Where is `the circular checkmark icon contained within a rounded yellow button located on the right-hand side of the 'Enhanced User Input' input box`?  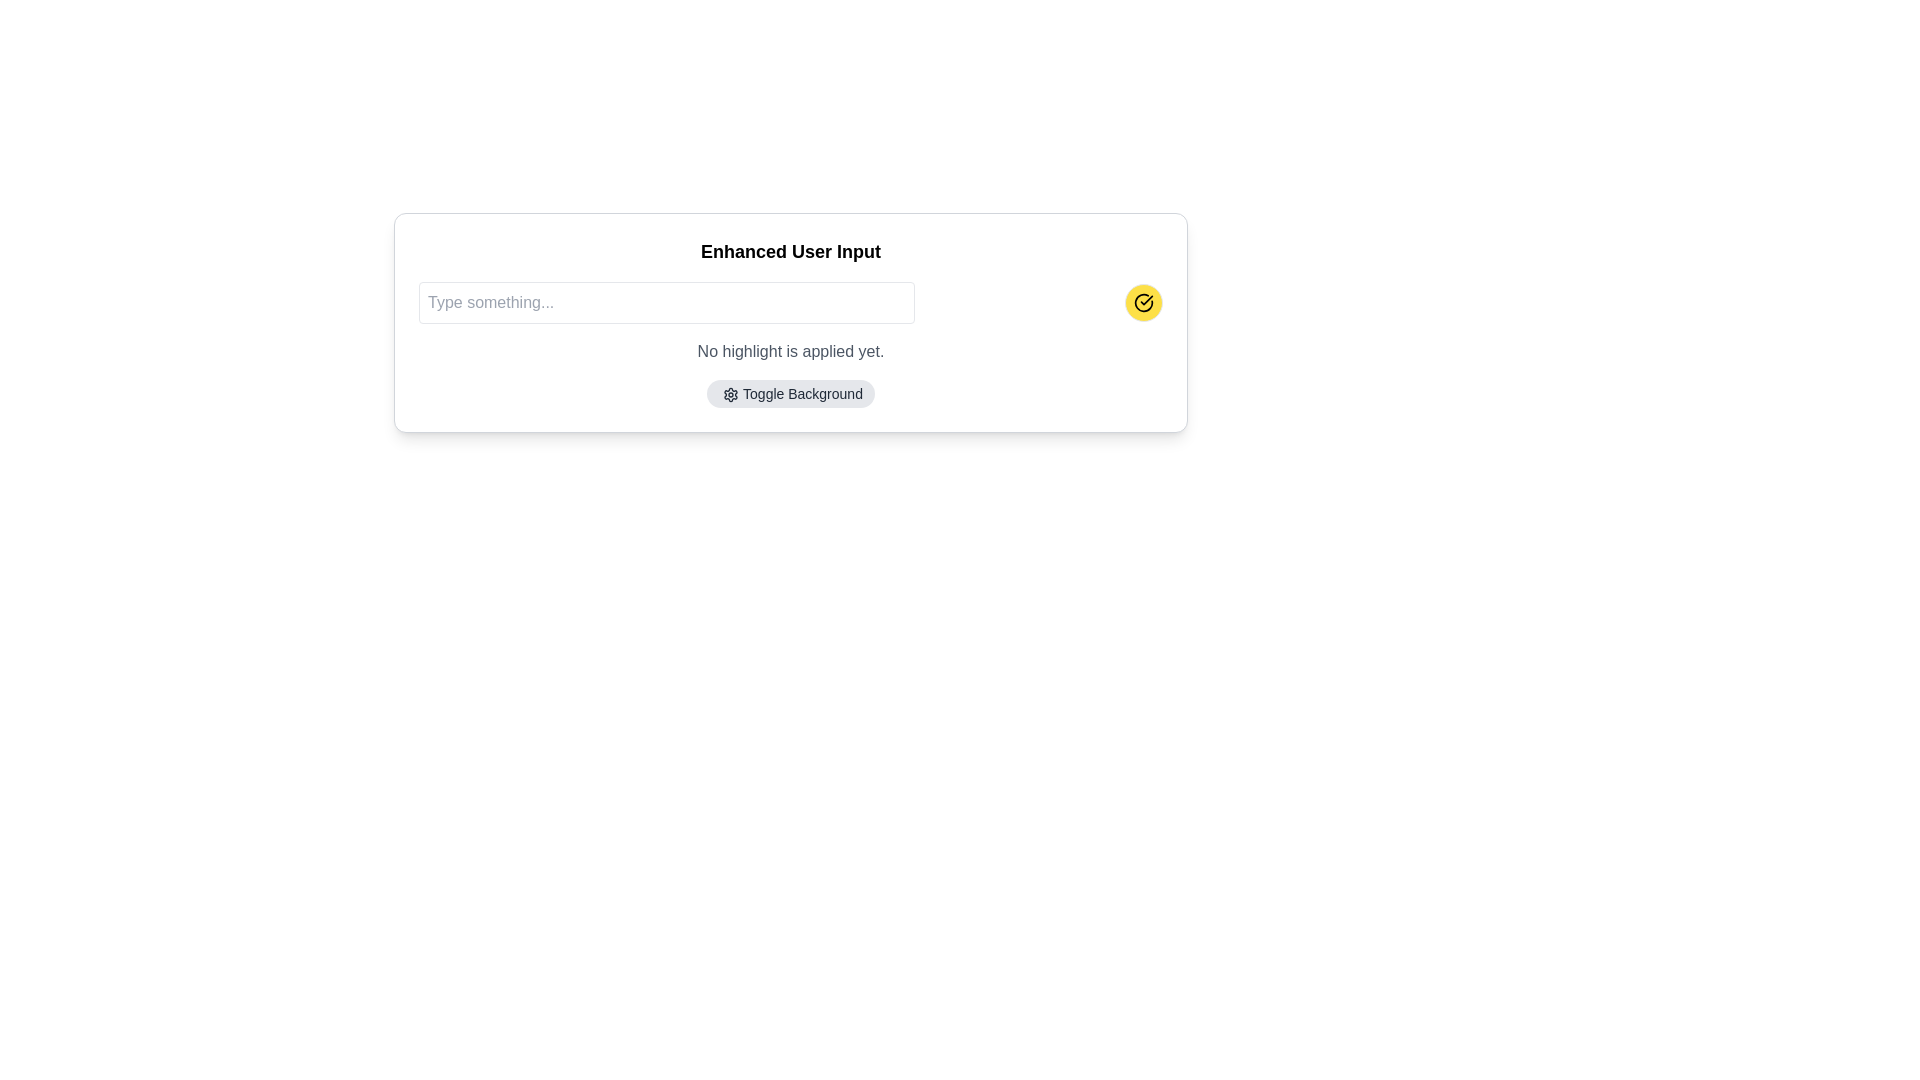
the circular checkmark icon contained within a rounded yellow button located on the right-hand side of the 'Enhanced User Input' input box is located at coordinates (1143, 303).